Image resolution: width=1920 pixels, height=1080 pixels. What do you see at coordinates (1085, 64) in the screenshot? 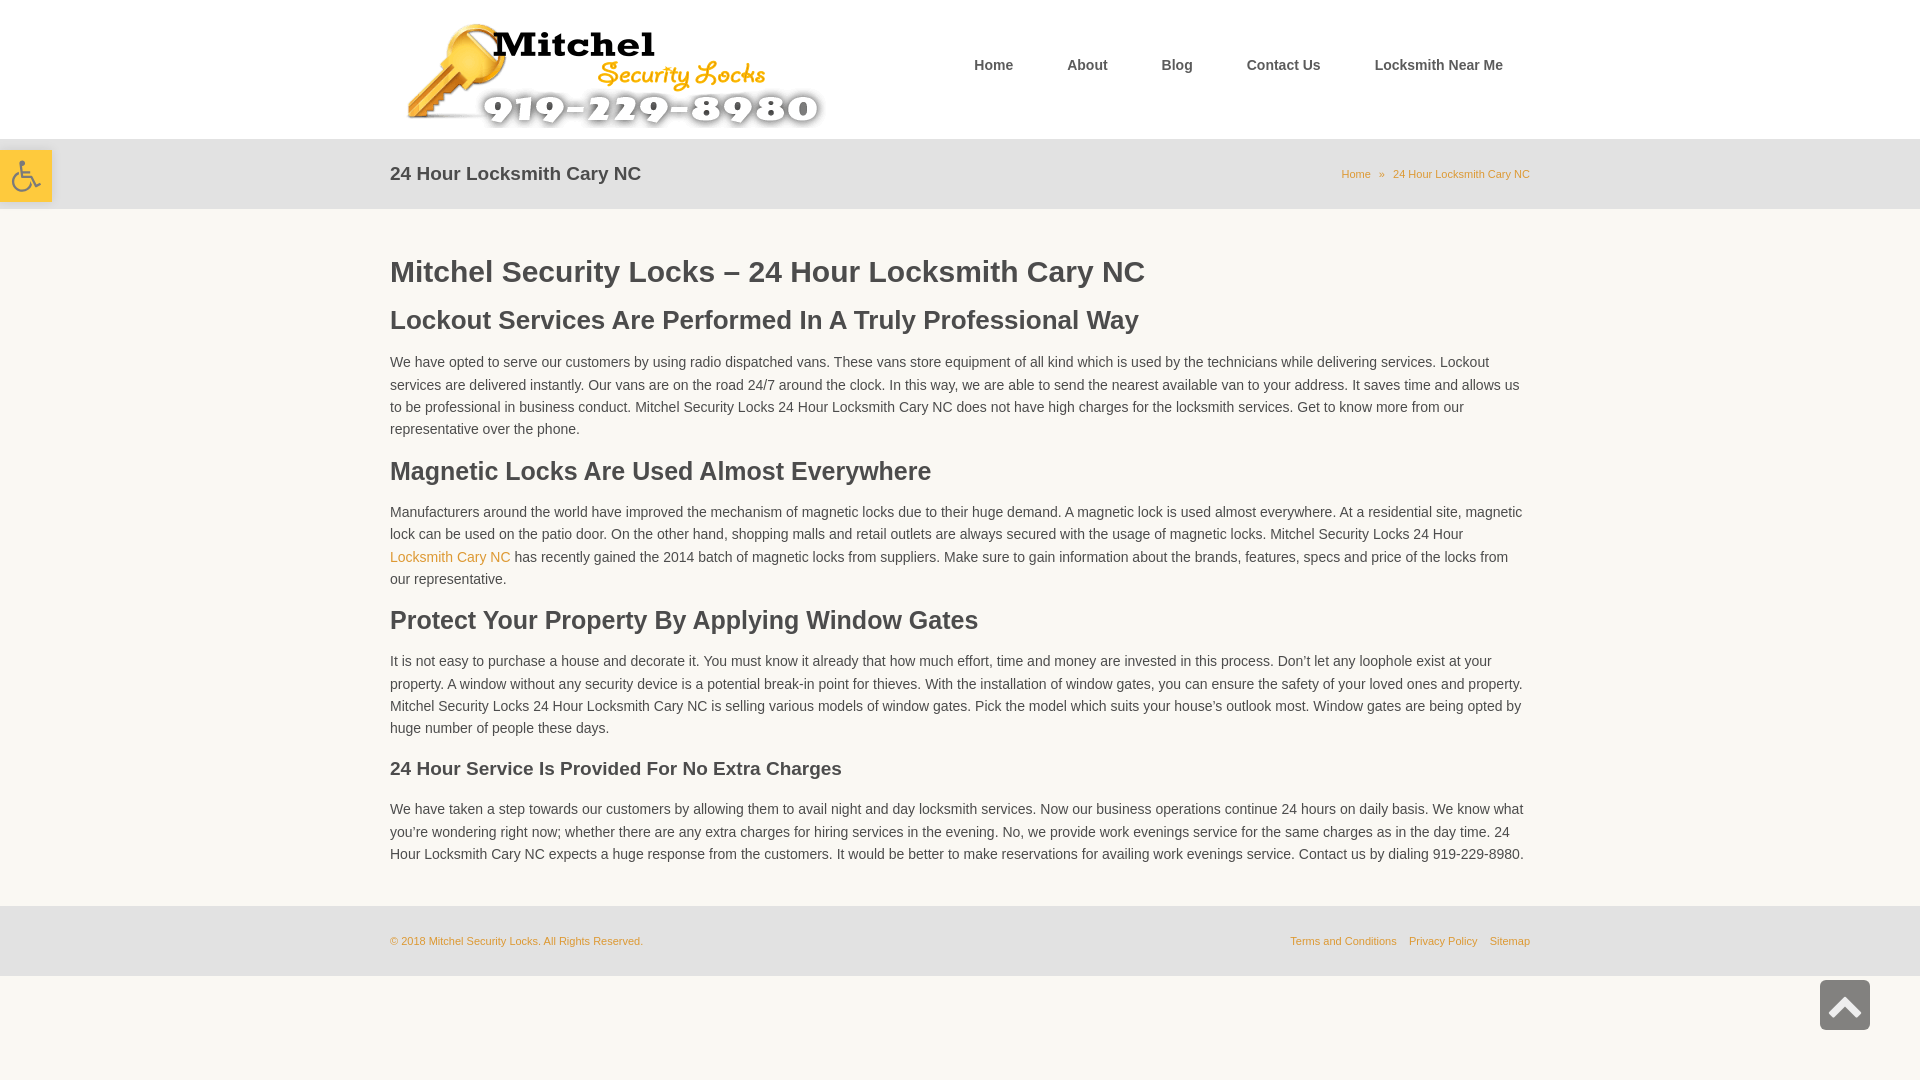
I see `'About'` at bounding box center [1085, 64].